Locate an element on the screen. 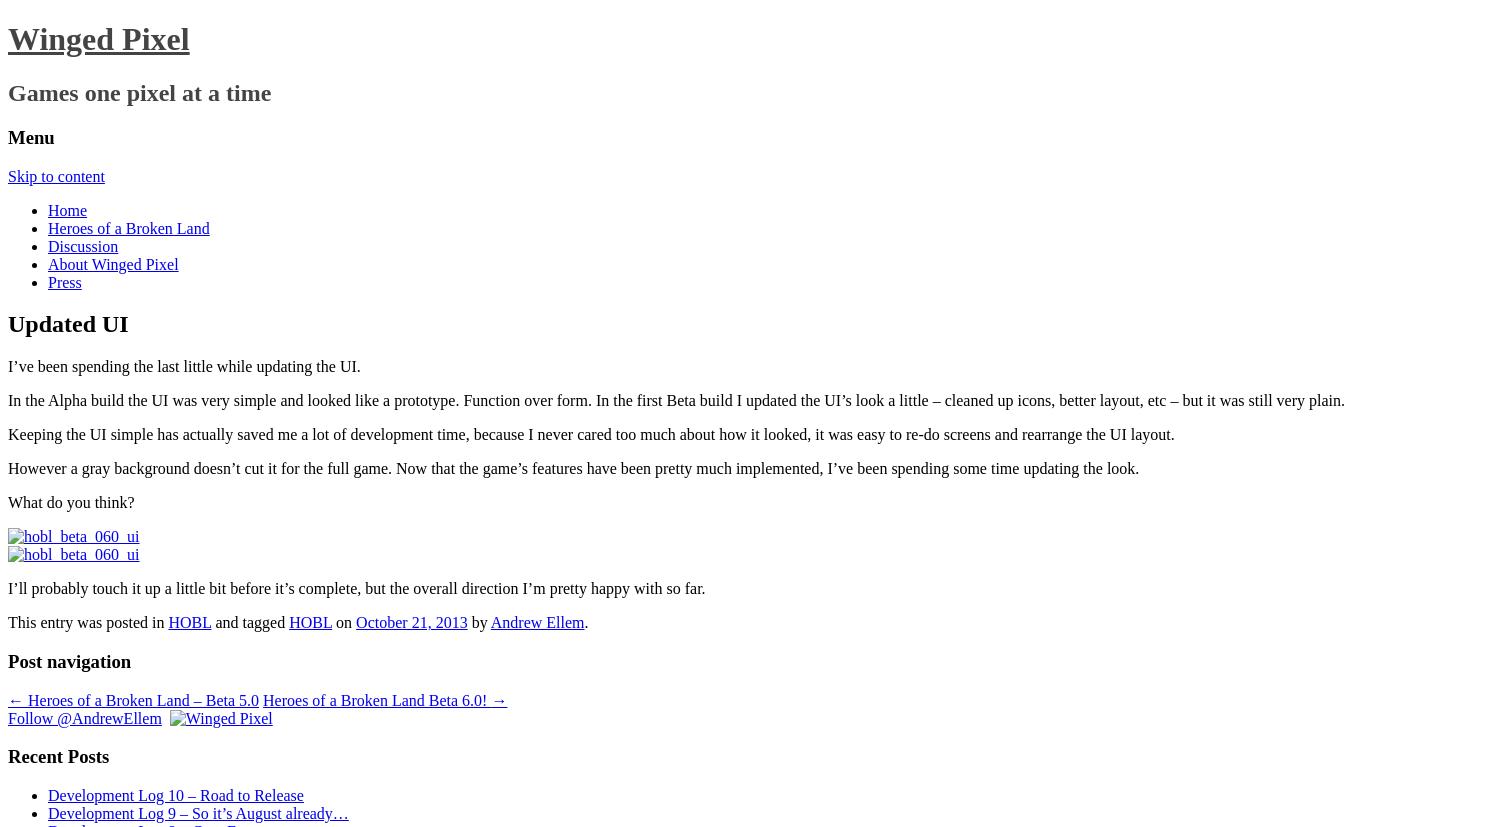 Image resolution: width=1500 pixels, height=827 pixels. 'Keeping the UI simple has actually saved me a lot of development time, because I never cared too much about how it looked, it was easy to re-do screens and rearrange the UI layout.' is located at coordinates (590, 433).